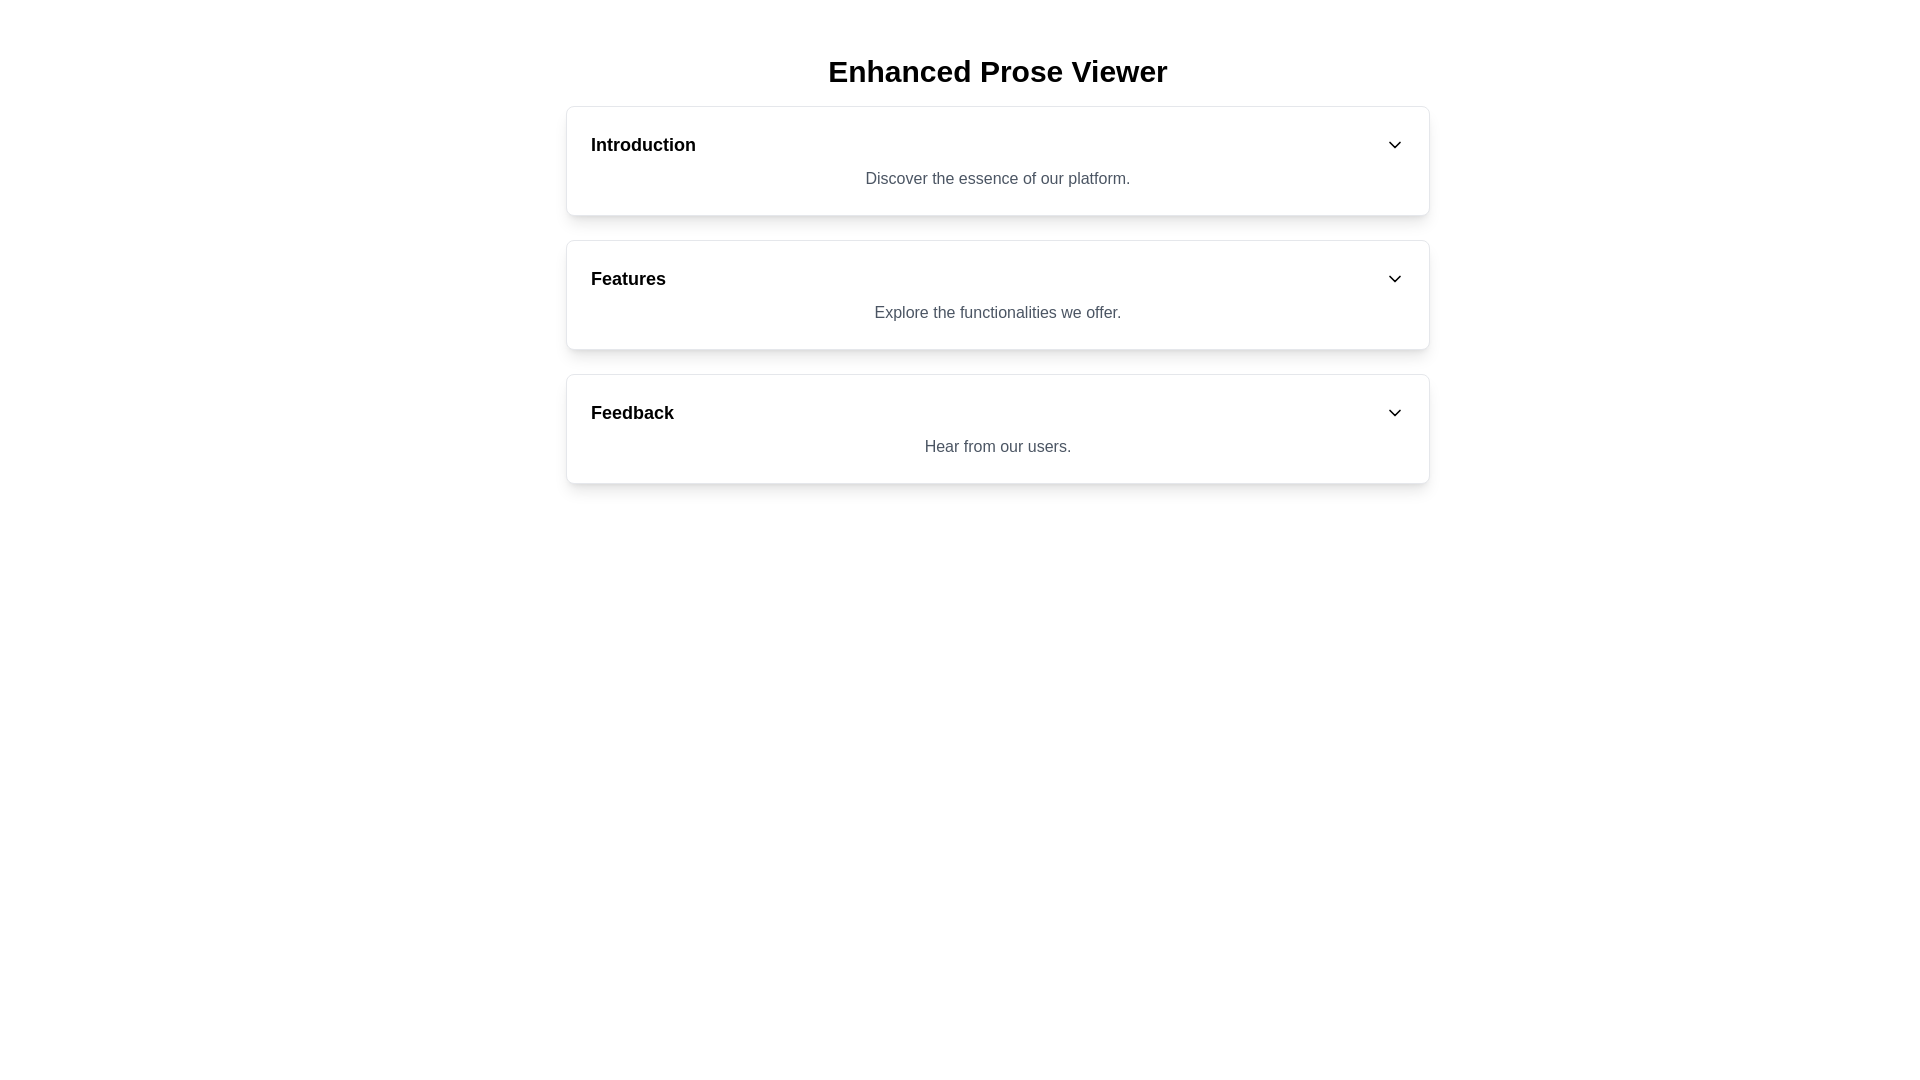 The image size is (1920, 1080). What do you see at coordinates (998, 177) in the screenshot?
I see `the text element displaying 'Discover the essence of our platform.' which is styled in gray and located beneath the 'Introduction' heading` at bounding box center [998, 177].